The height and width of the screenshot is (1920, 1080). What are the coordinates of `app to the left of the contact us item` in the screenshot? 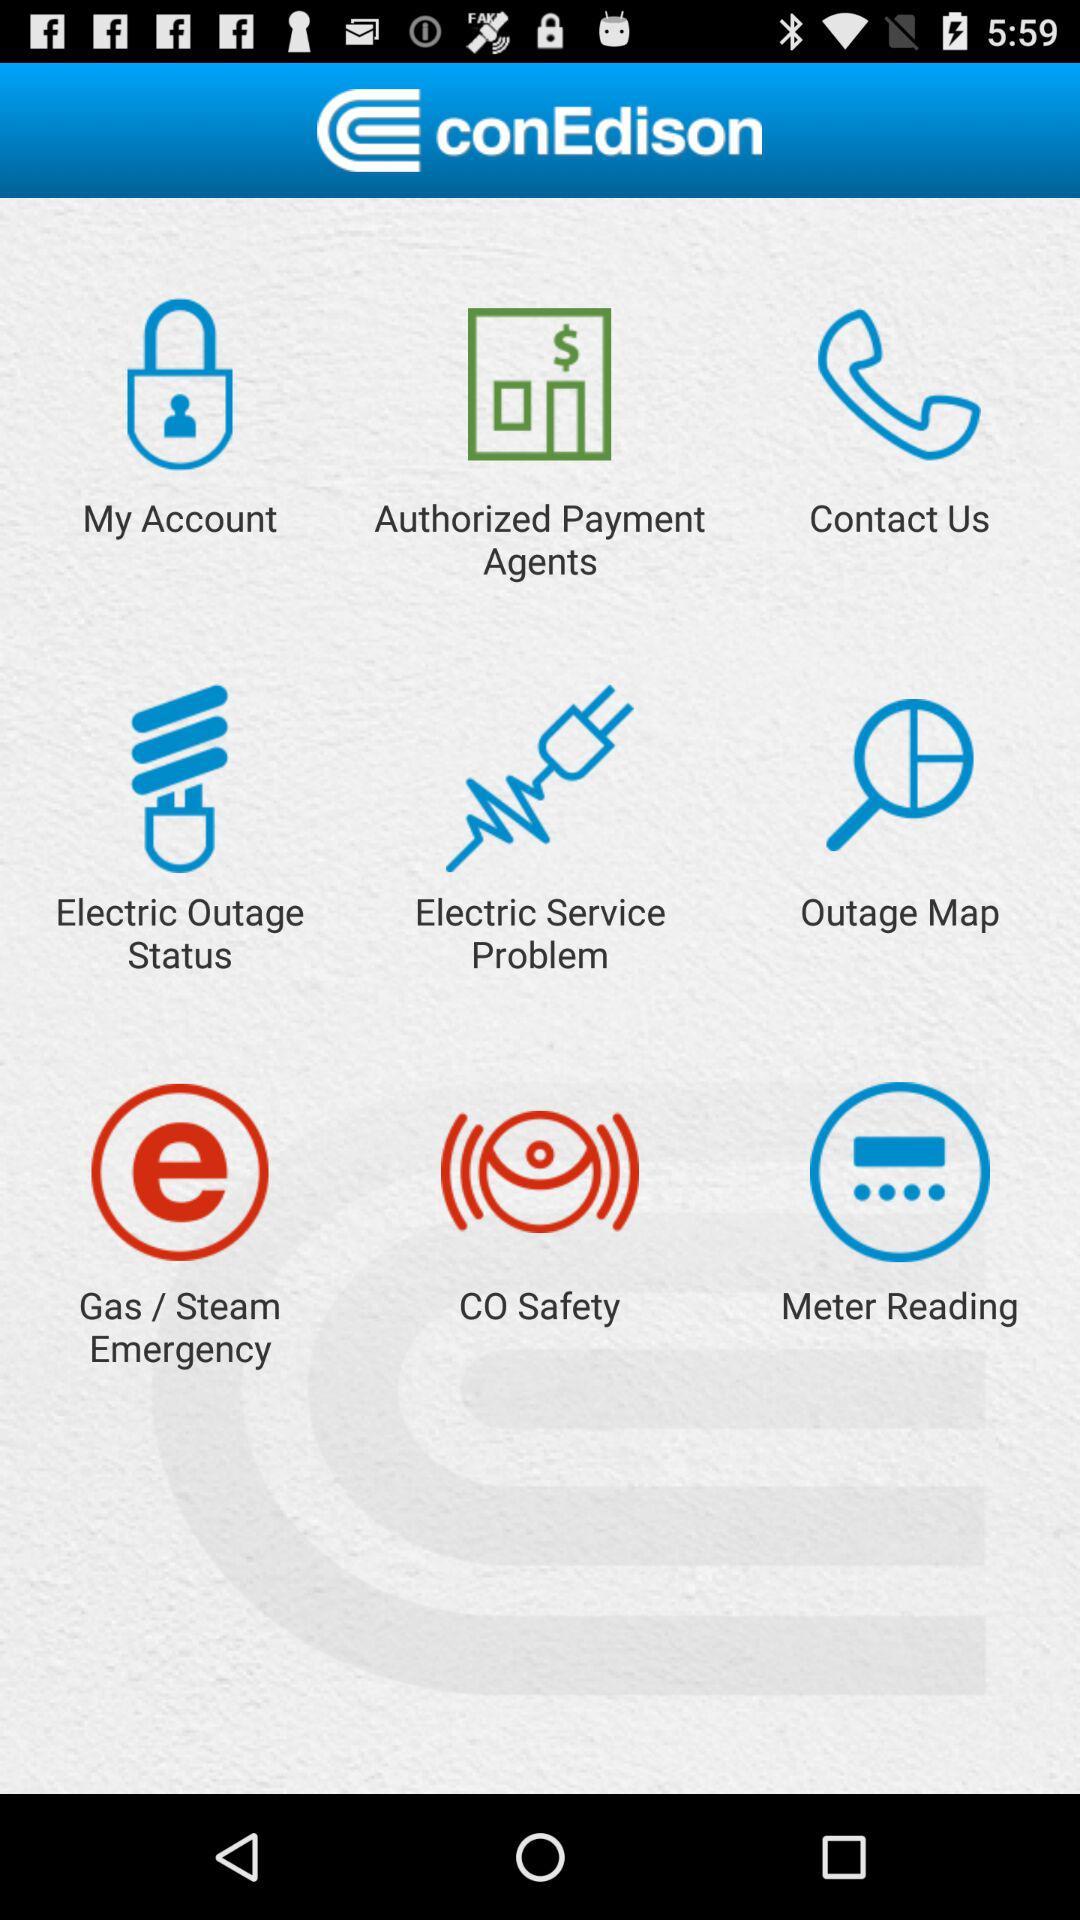 It's located at (538, 384).